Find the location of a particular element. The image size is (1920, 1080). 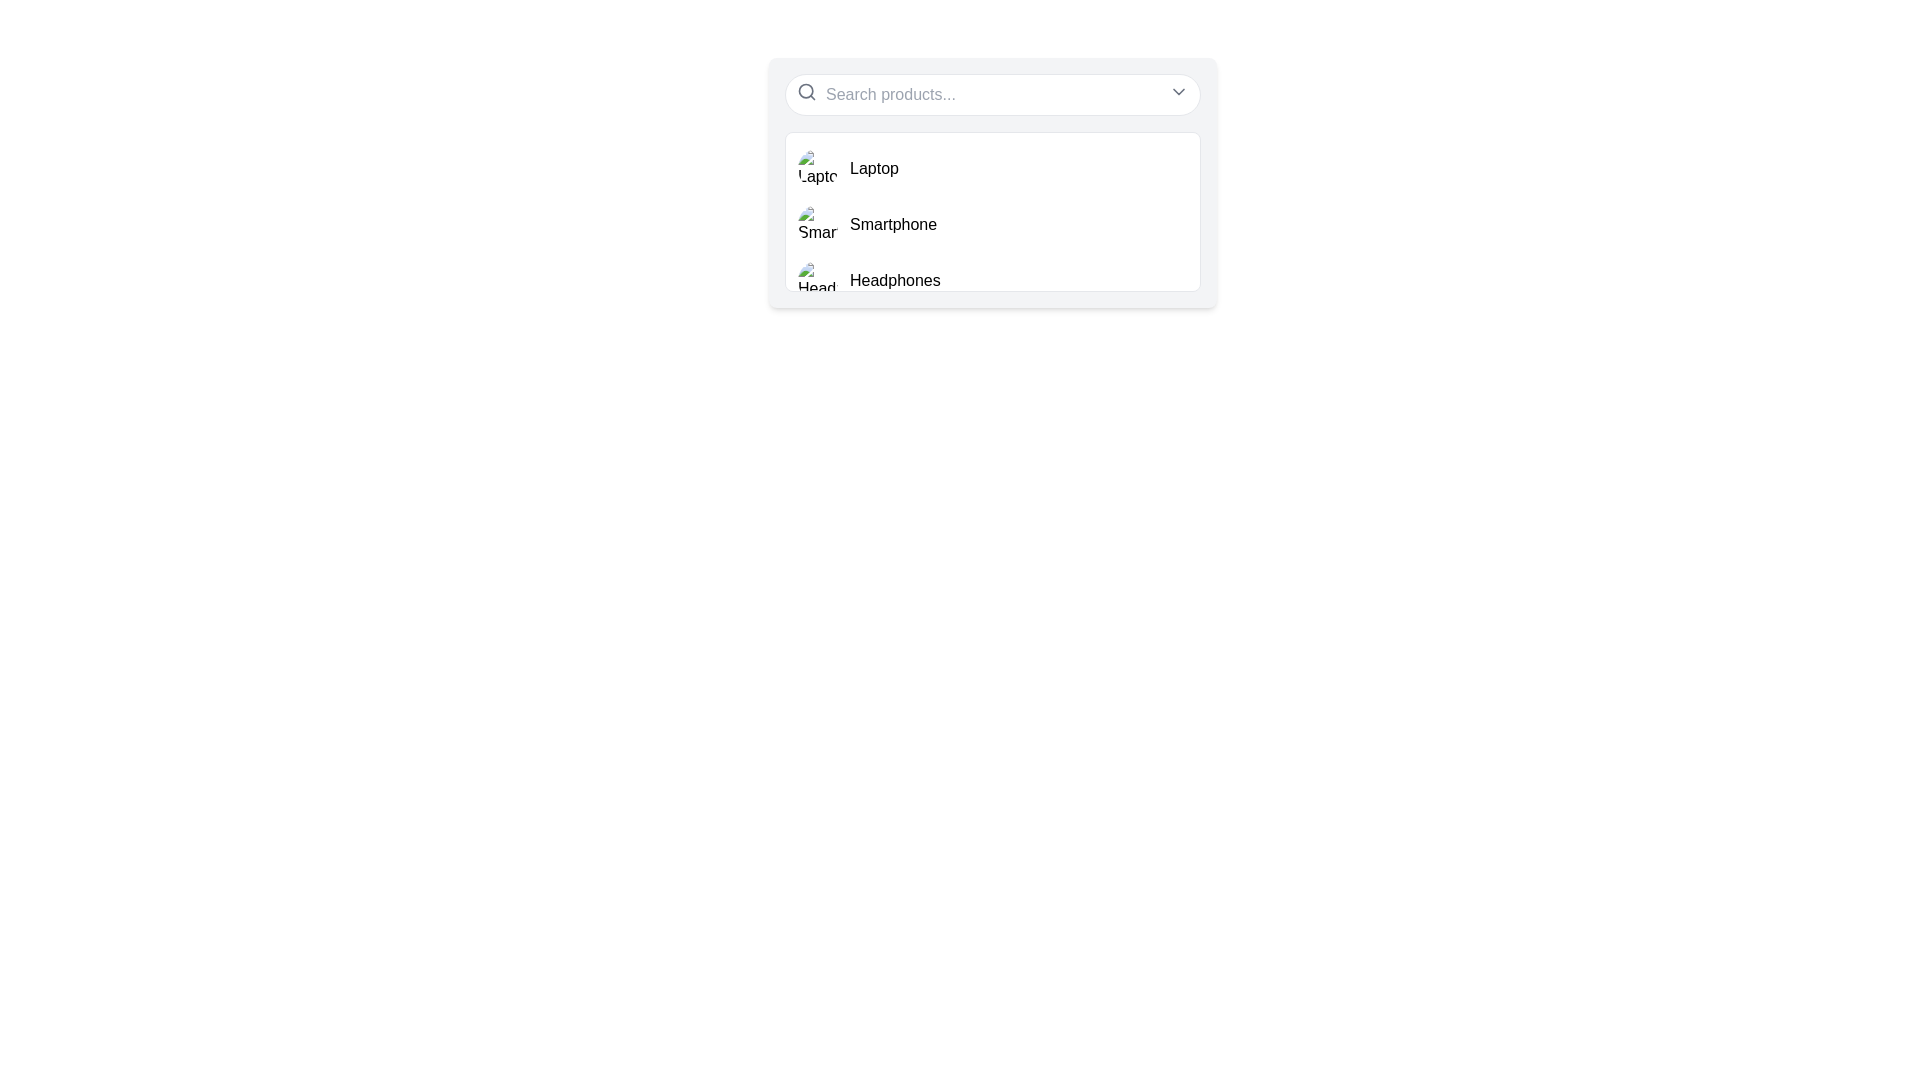

the second text label in the dropdown menu is located at coordinates (892, 224).